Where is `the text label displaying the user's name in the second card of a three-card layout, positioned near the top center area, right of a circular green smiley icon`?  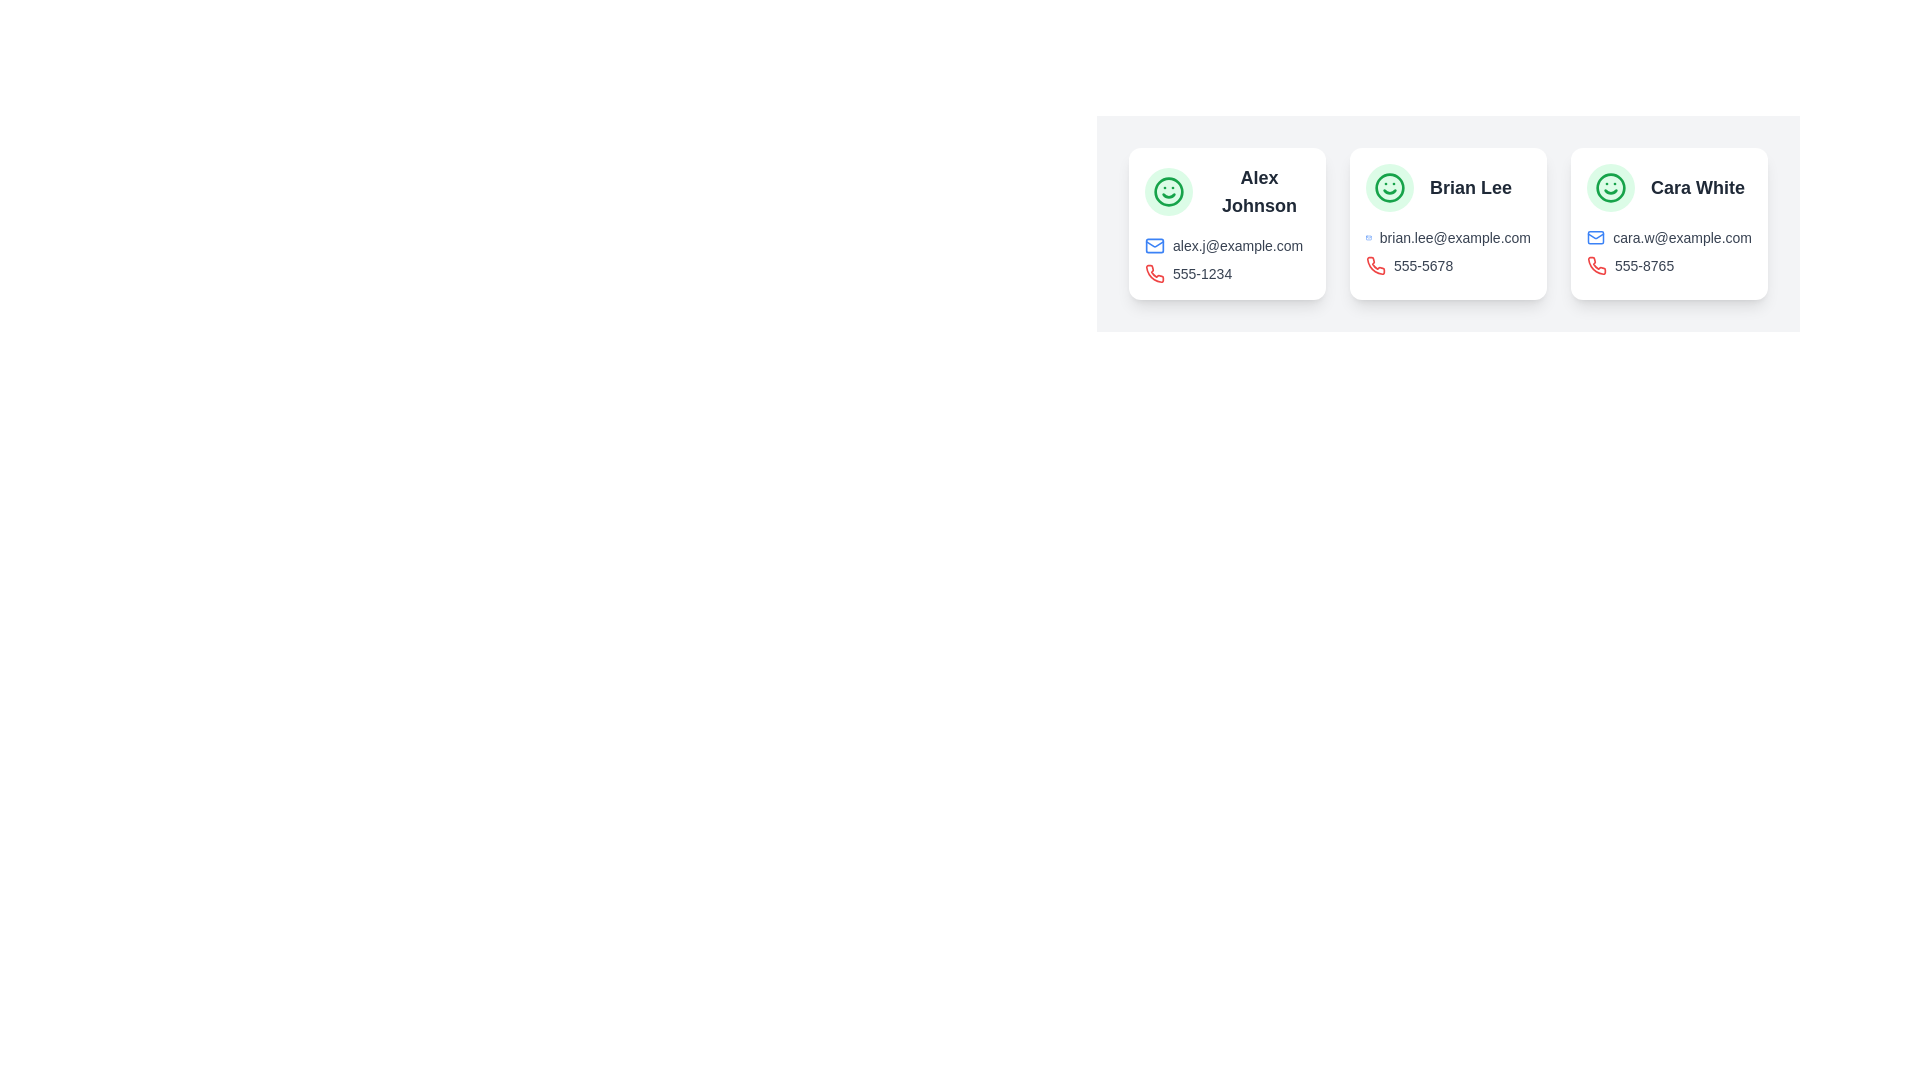
the text label displaying the user's name in the second card of a three-card layout, positioned near the top center area, right of a circular green smiley icon is located at coordinates (1448, 188).